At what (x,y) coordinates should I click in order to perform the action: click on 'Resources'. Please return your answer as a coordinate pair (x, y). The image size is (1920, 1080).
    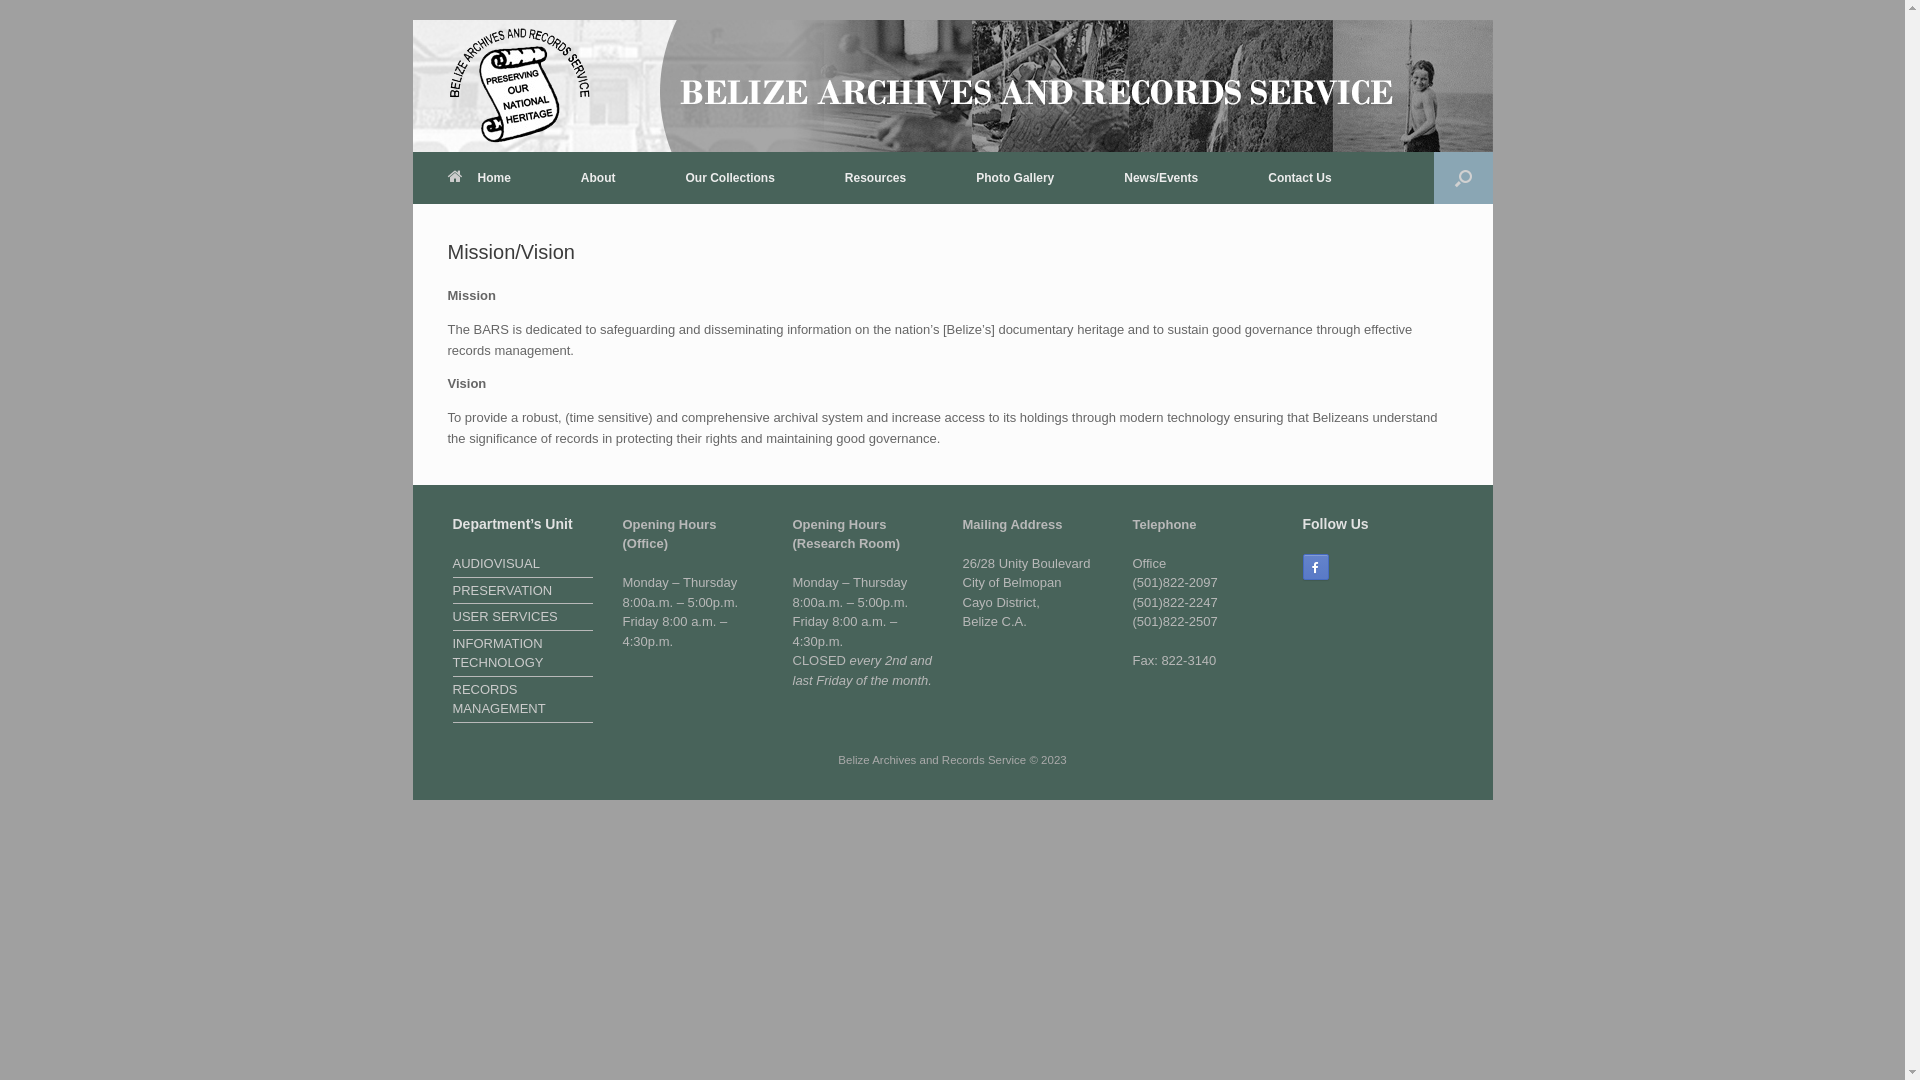
    Looking at the image, I should click on (875, 176).